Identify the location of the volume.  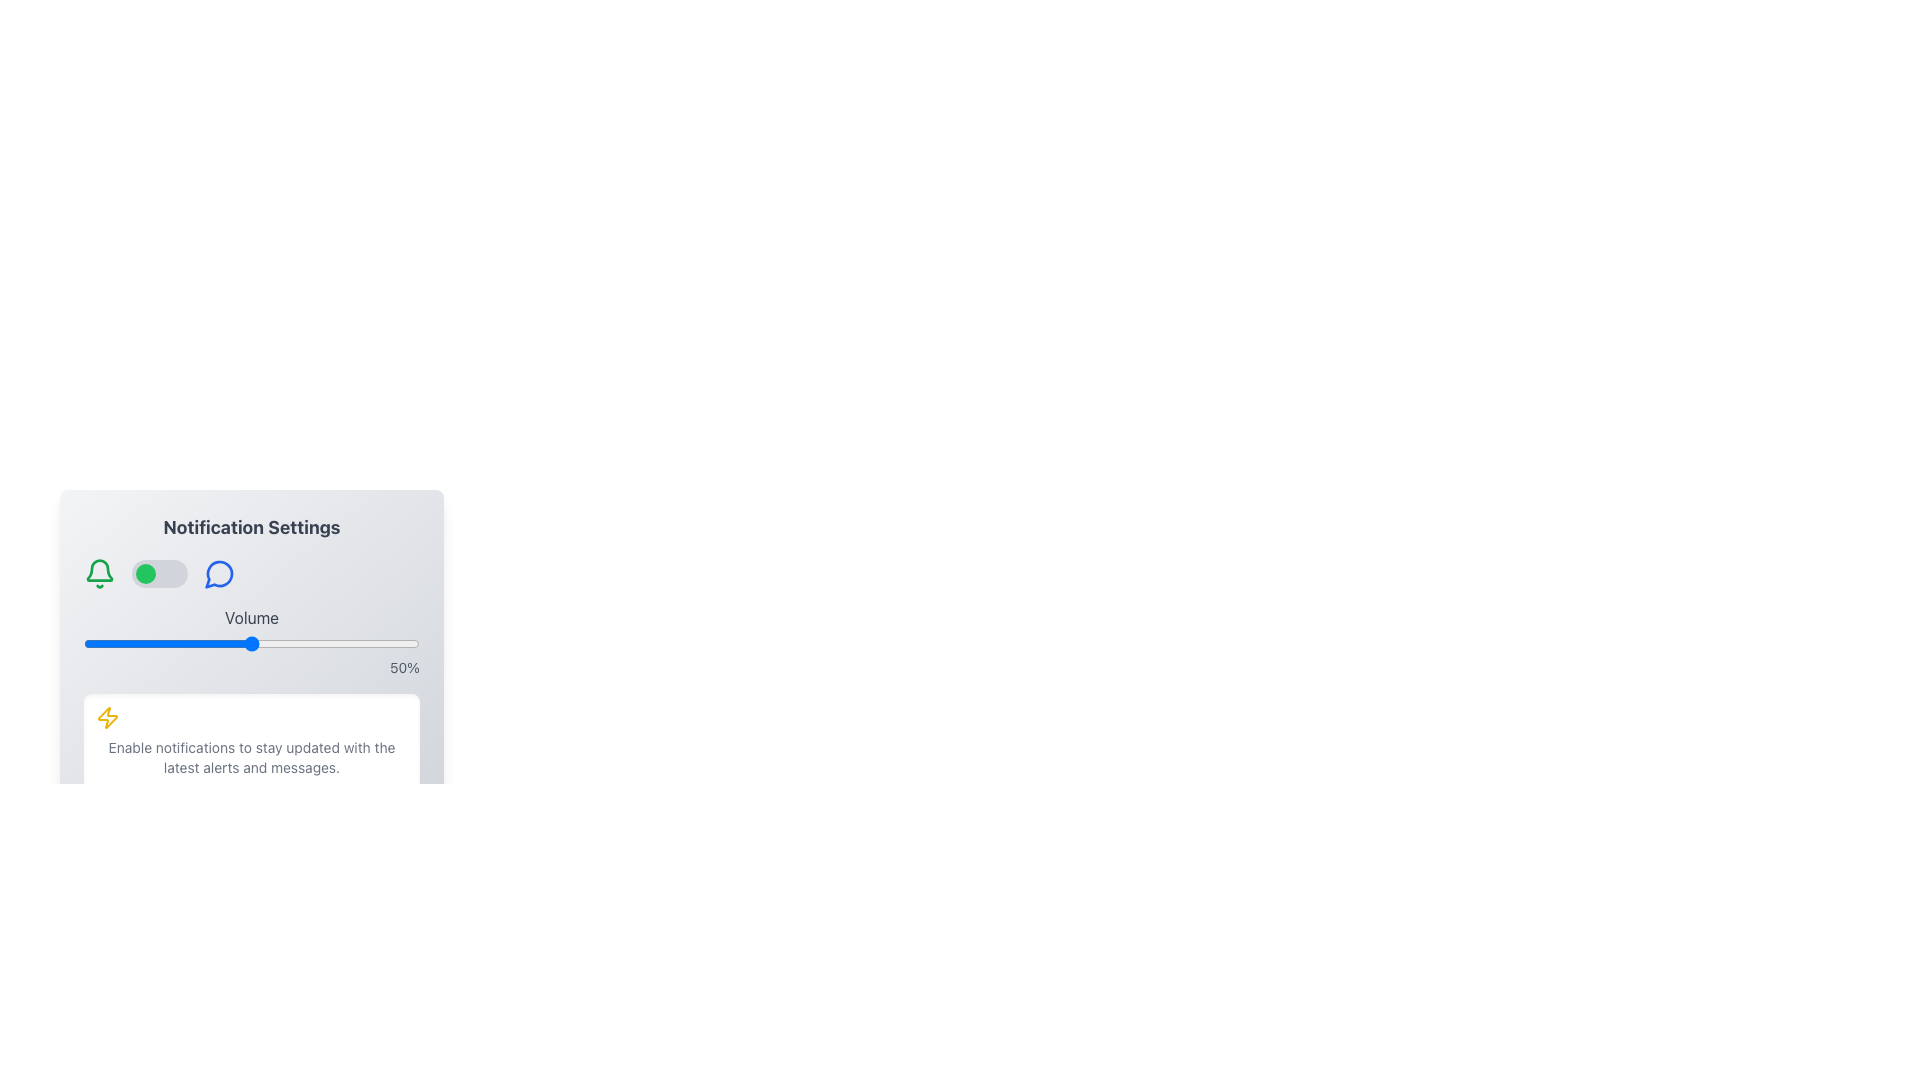
(218, 644).